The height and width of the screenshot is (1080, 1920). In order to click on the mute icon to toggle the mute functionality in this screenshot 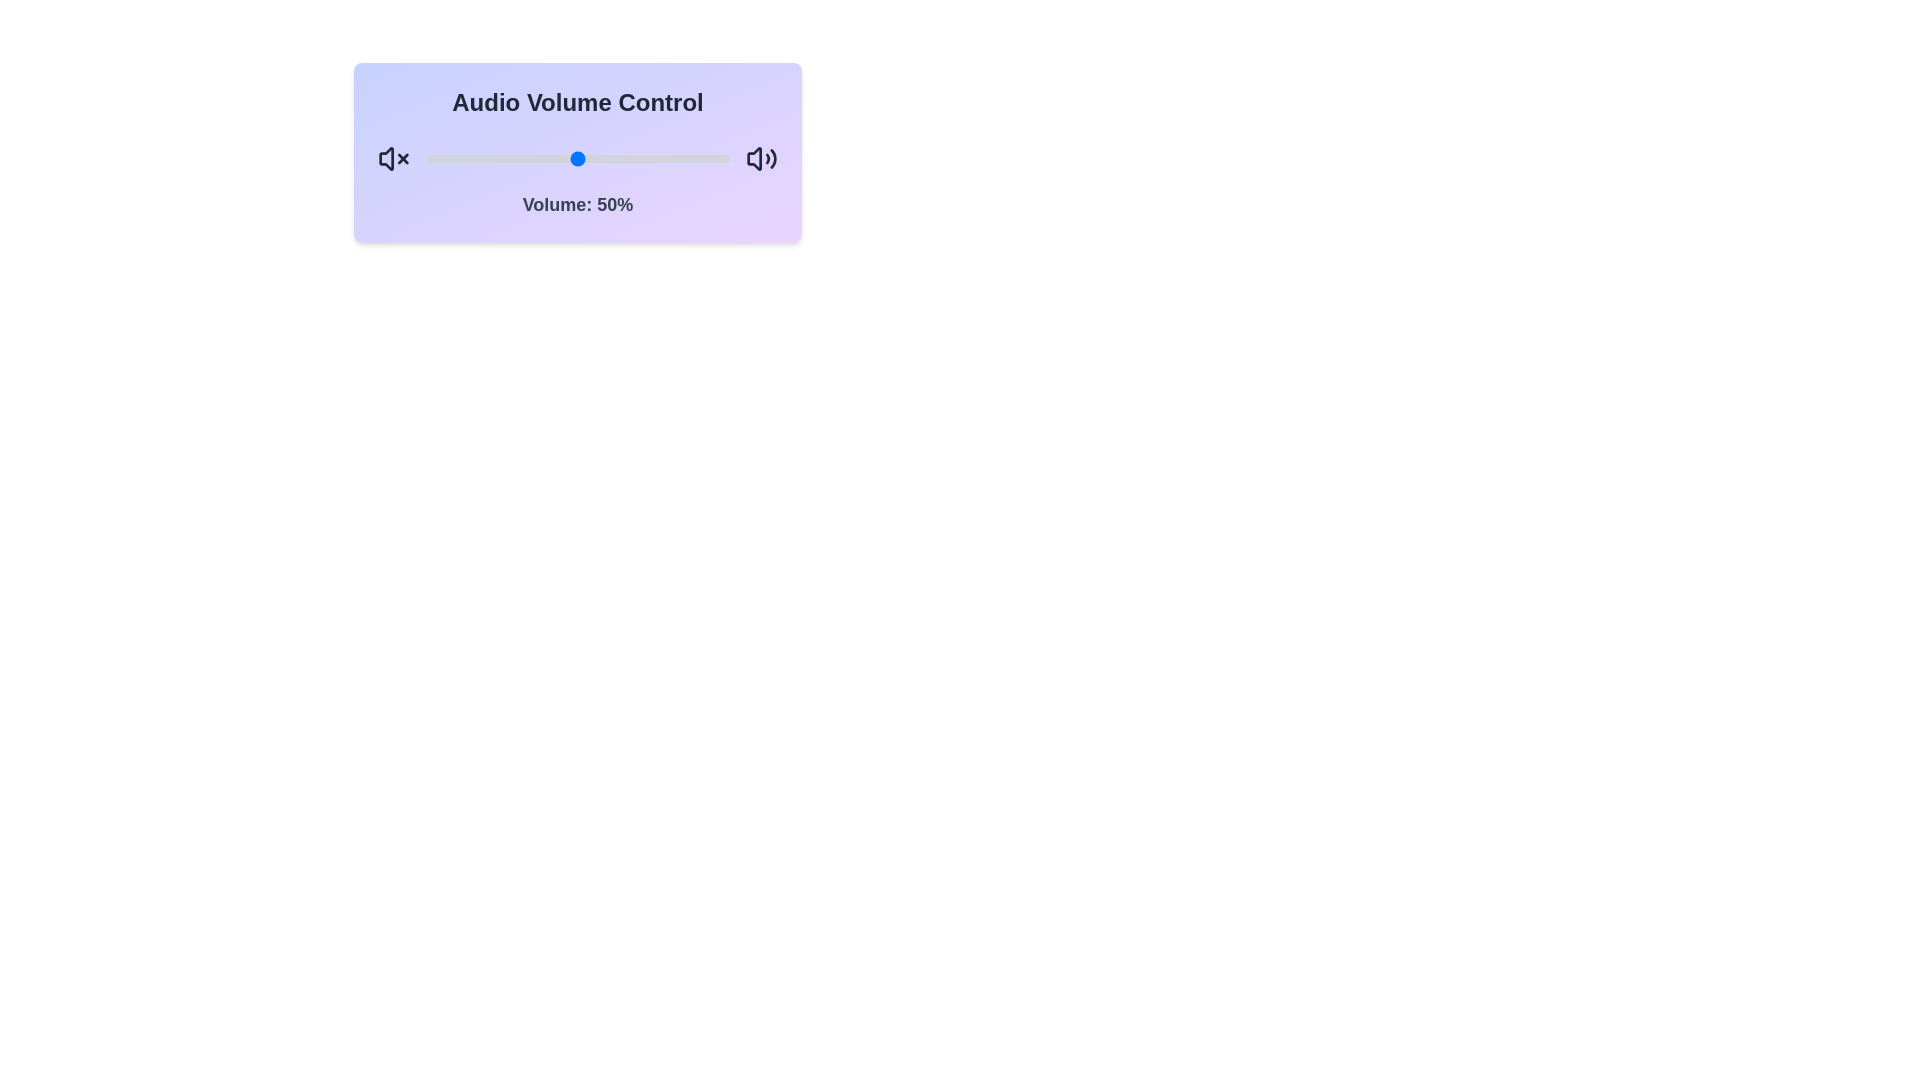, I will do `click(393, 157)`.